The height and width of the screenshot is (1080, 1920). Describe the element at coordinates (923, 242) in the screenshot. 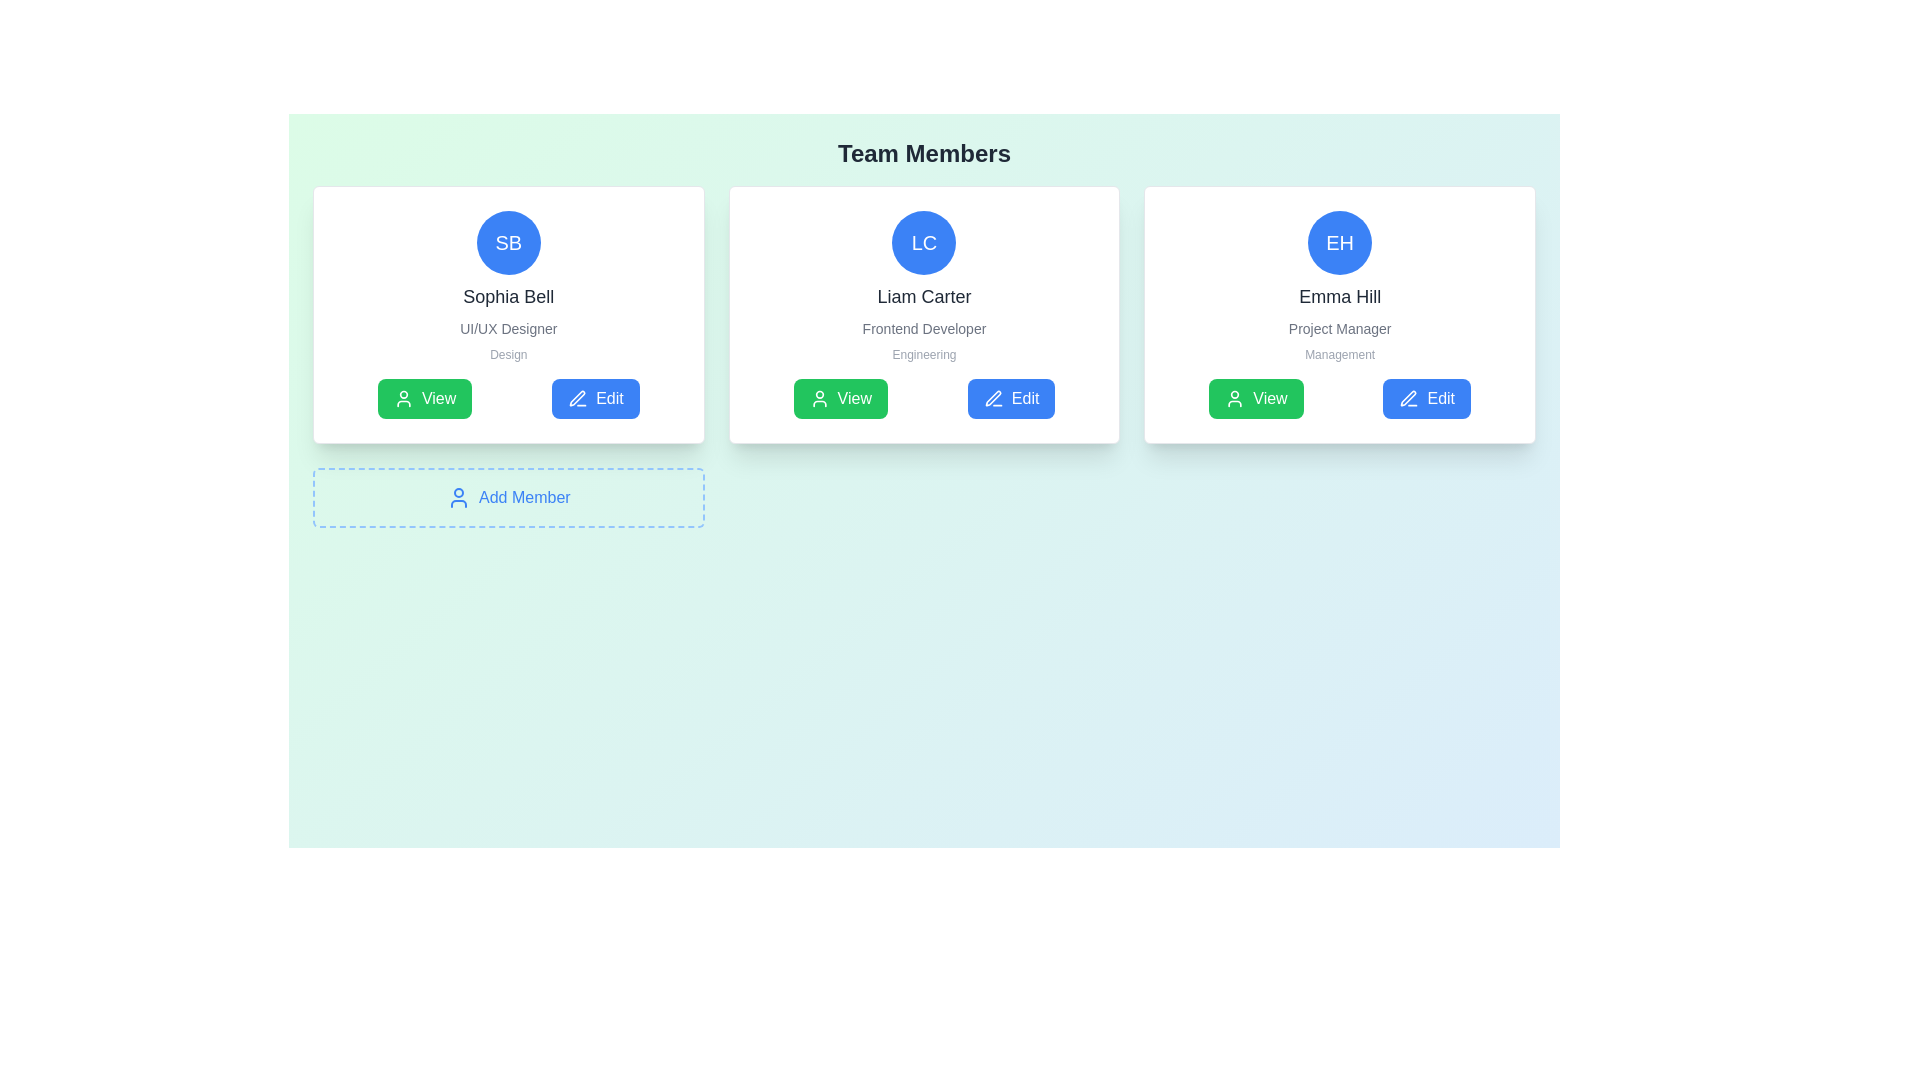

I see `the avatar element representing the user, which is located at the top-center of the profile card above the name 'Liam Carter' and the role 'Frontend Developer'` at that location.